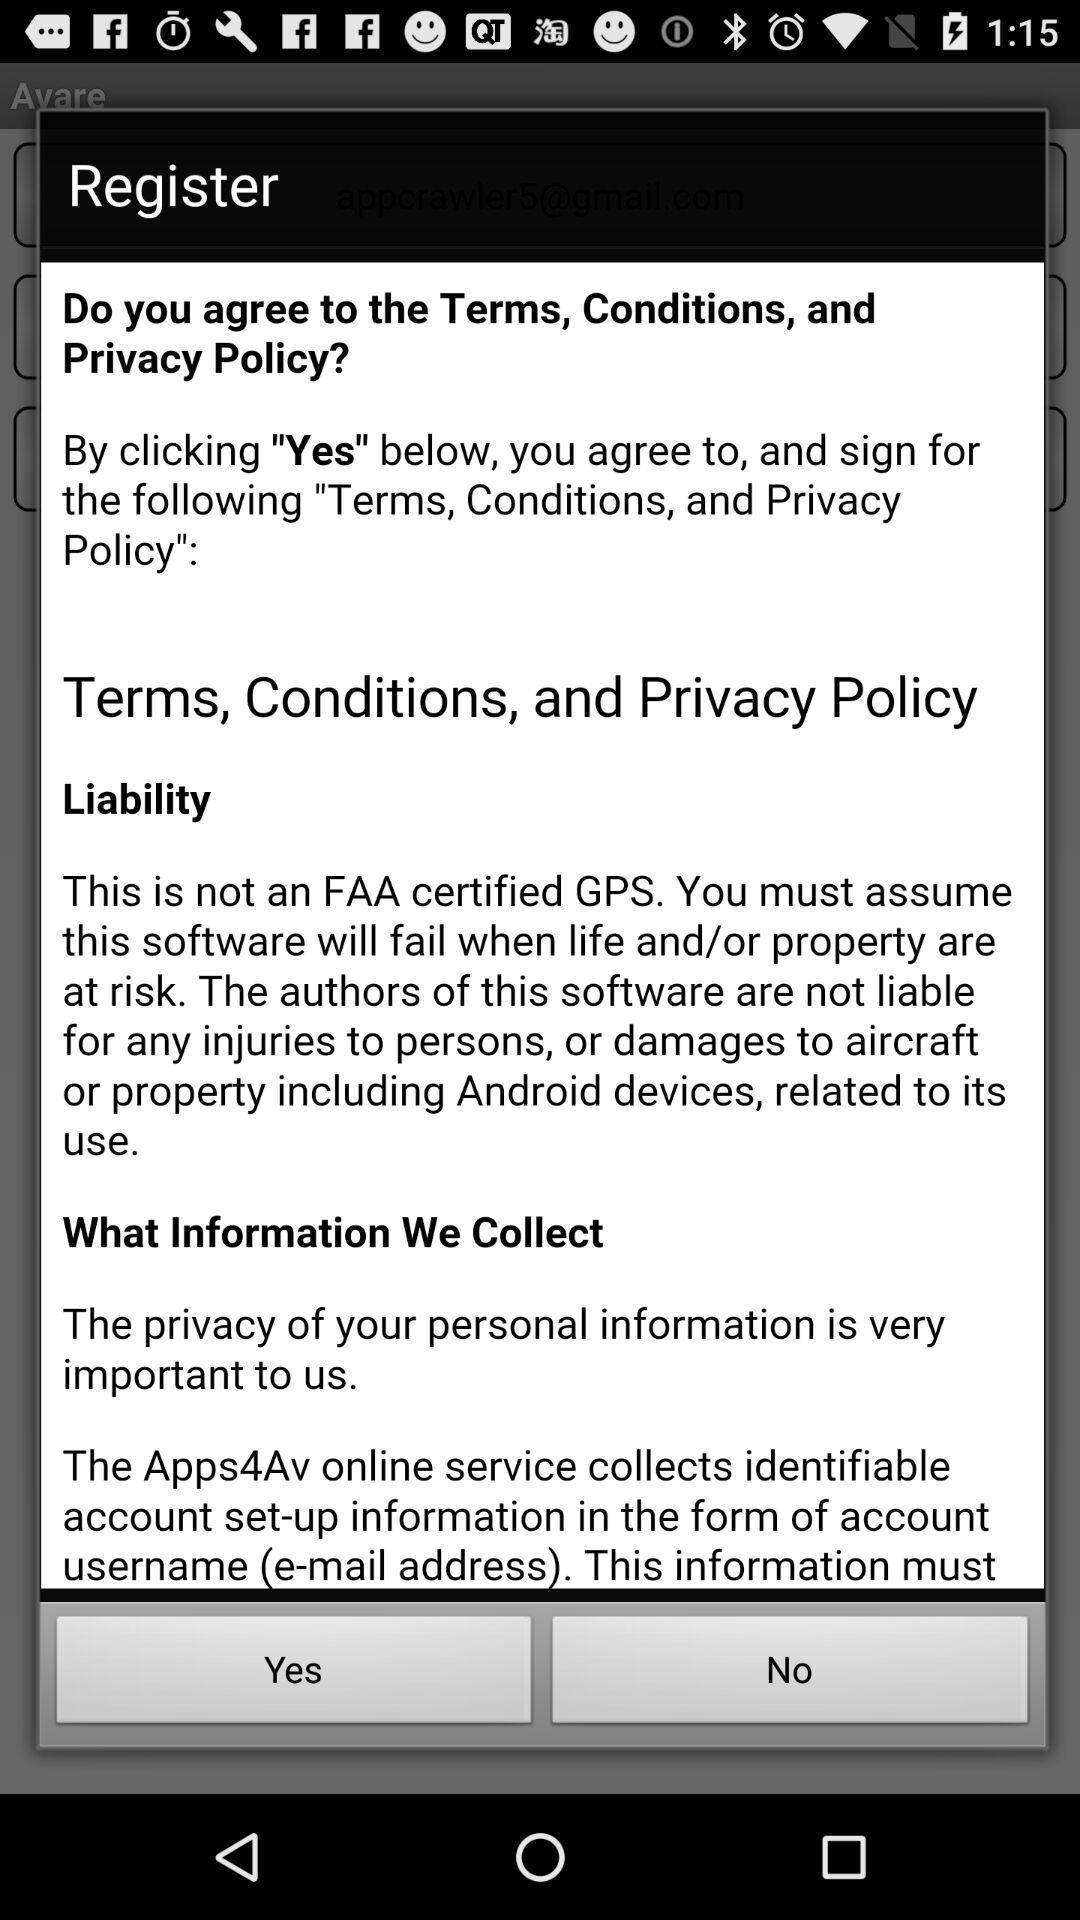 This screenshot has width=1080, height=1920. Describe the element at coordinates (542, 924) in the screenshot. I see `terms and conditions page` at that location.